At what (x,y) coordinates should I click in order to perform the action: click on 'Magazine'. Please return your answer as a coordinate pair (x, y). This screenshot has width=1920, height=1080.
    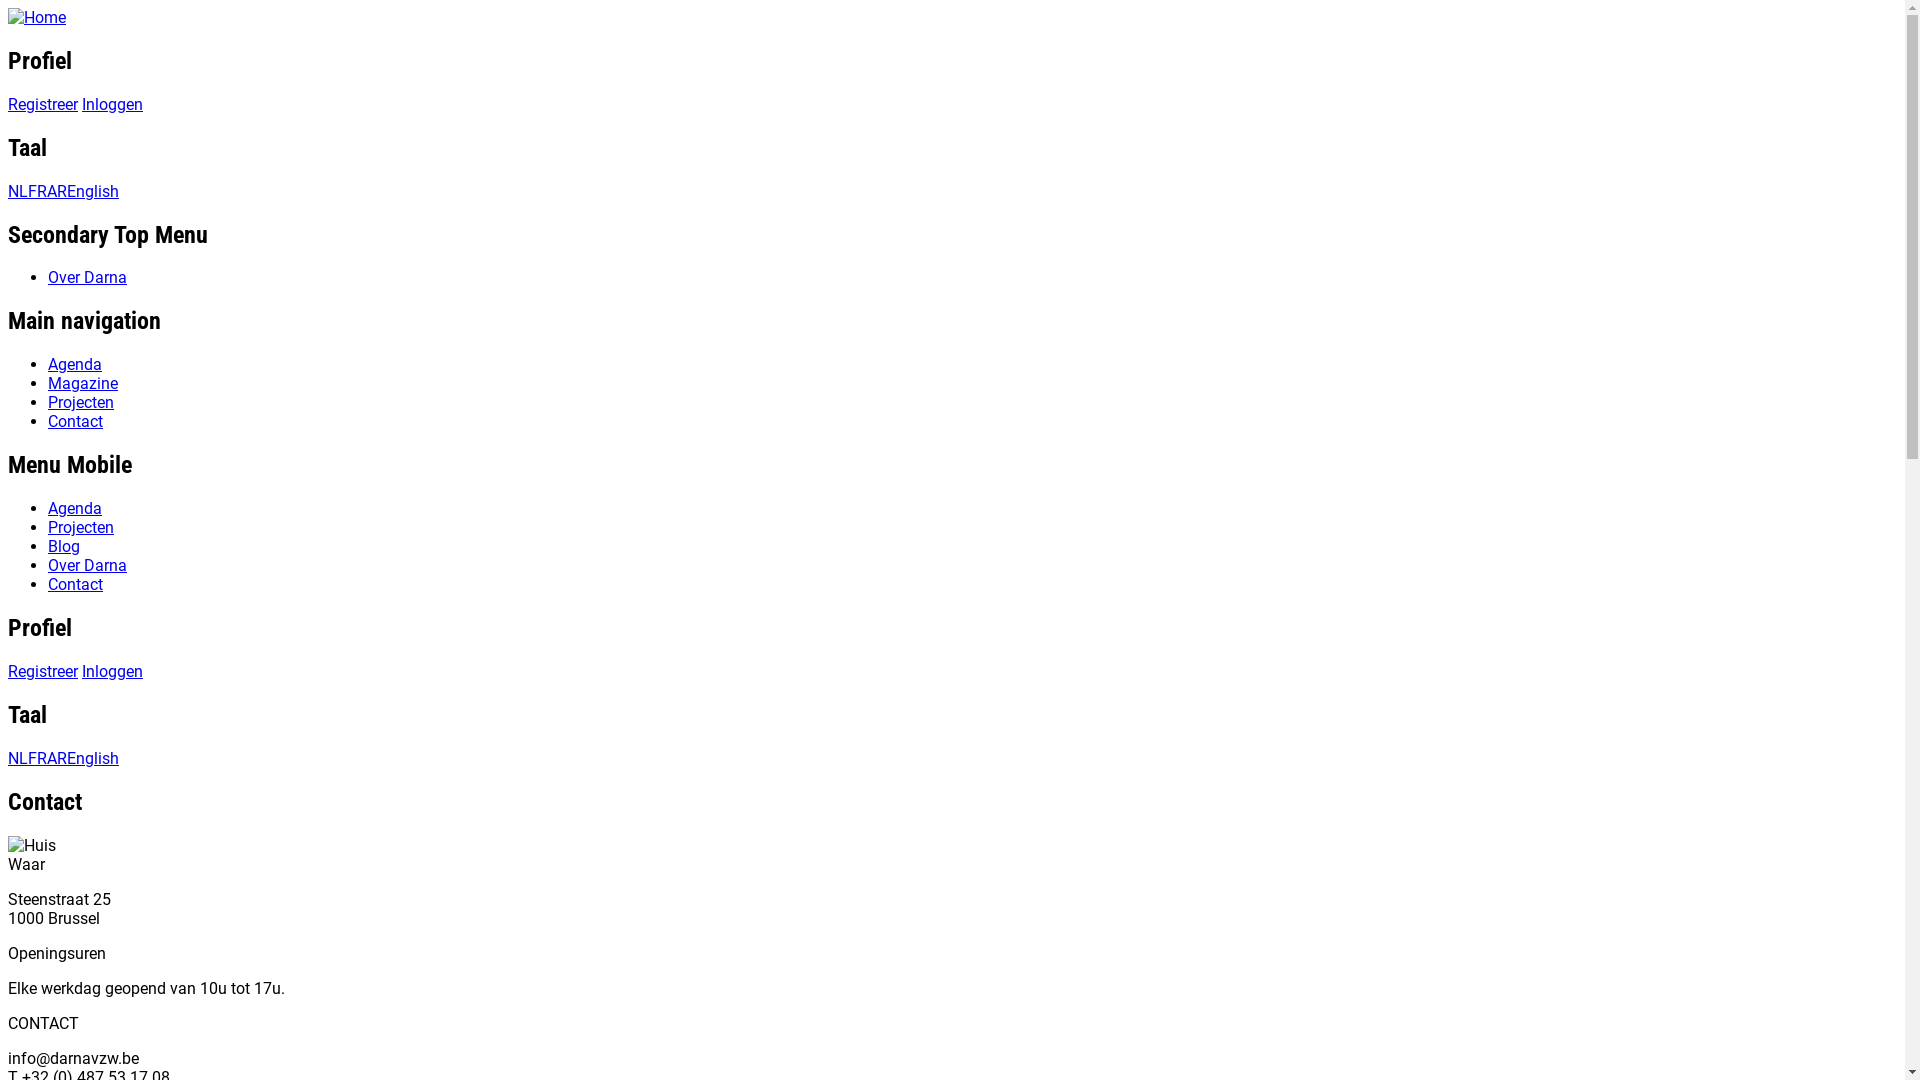
    Looking at the image, I should click on (48, 383).